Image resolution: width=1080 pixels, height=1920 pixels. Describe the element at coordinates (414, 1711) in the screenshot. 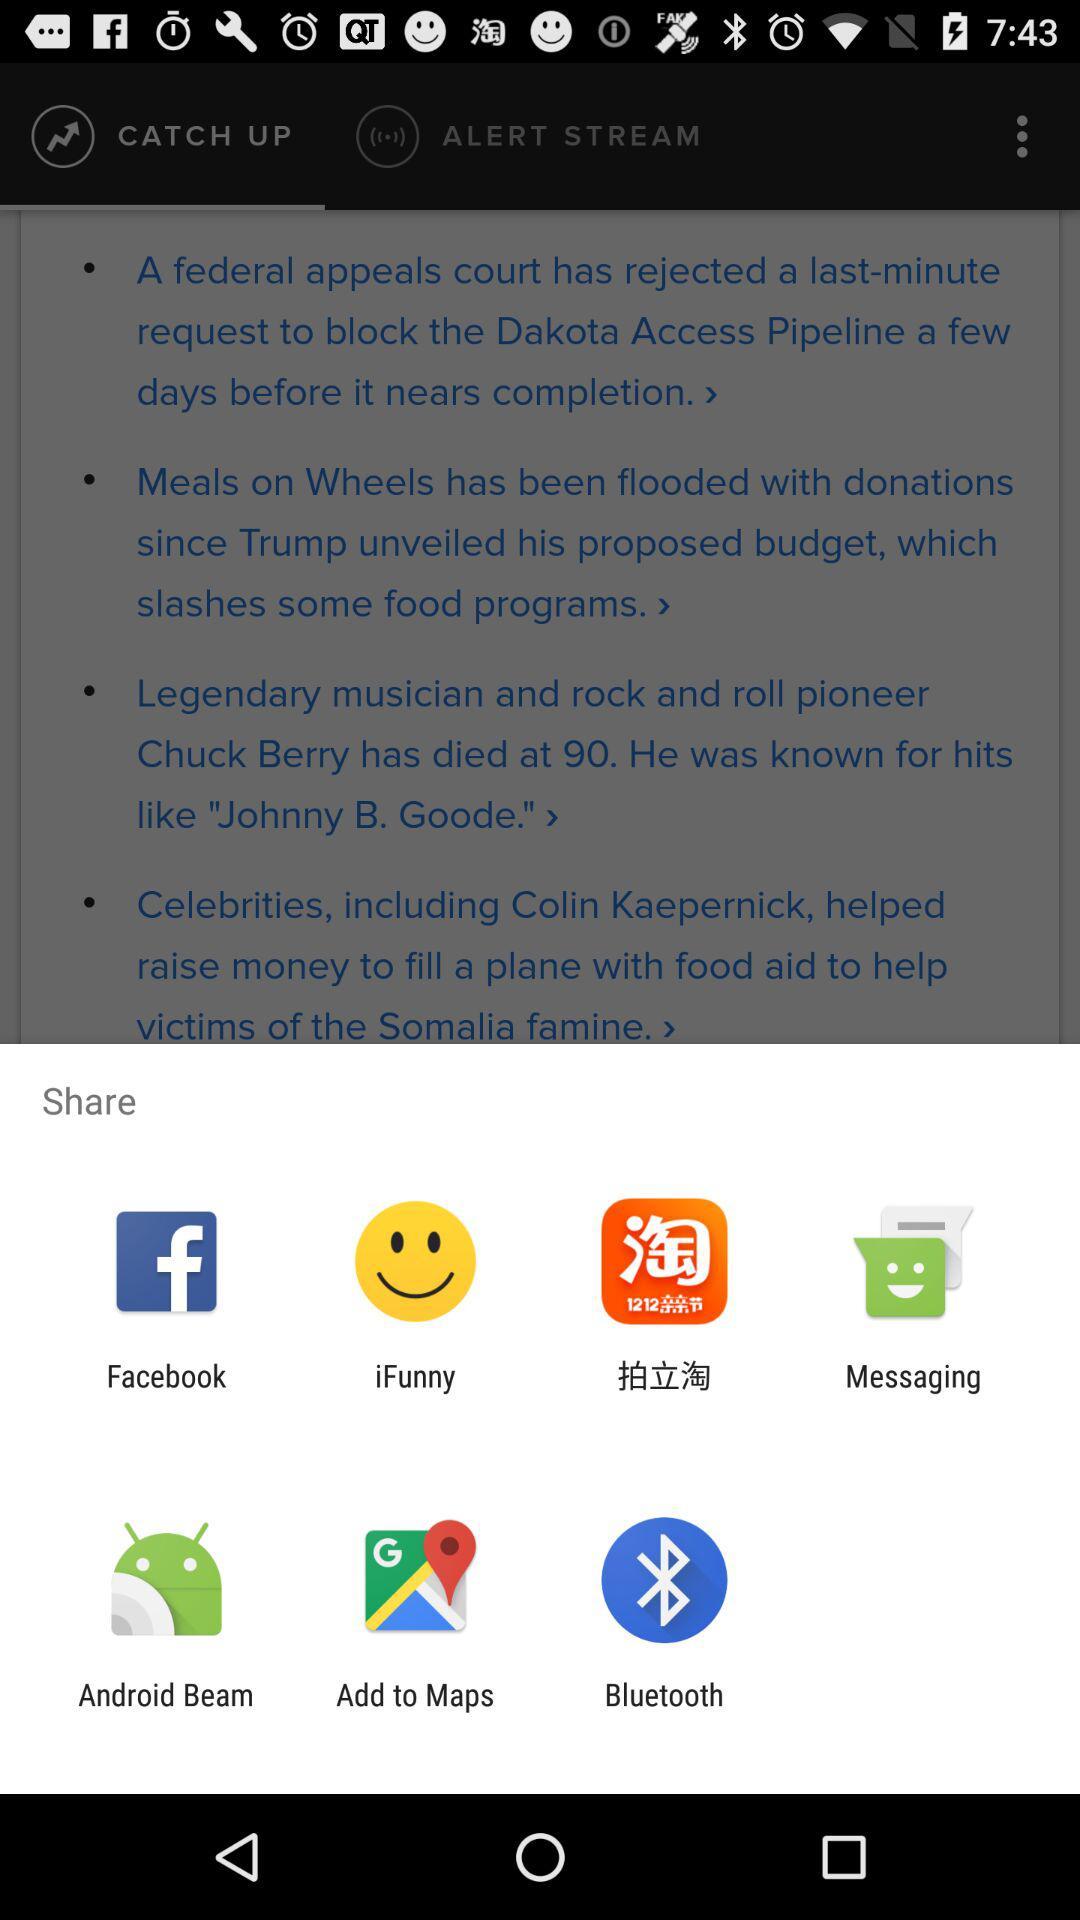

I see `icon next to the android beam icon` at that location.